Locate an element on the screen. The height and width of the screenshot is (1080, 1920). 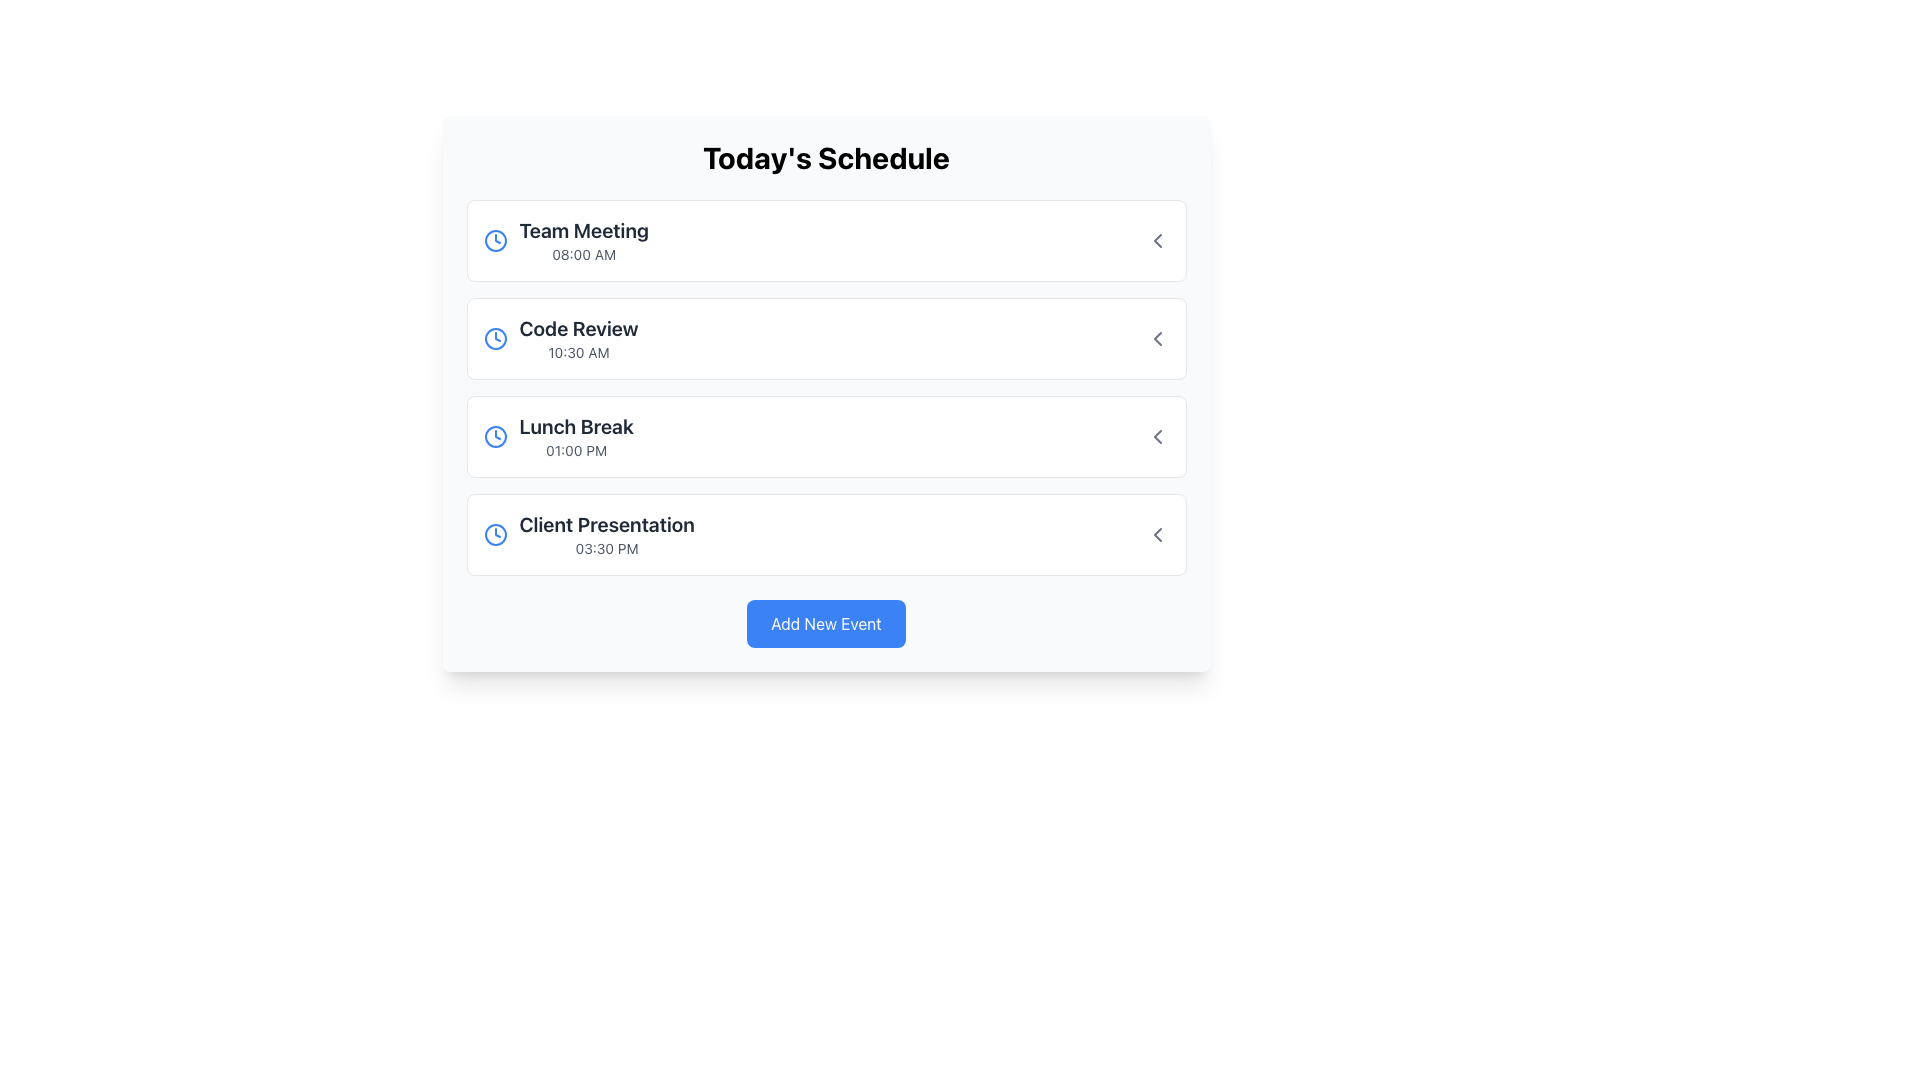
the button located at the rightmost position of the 'Client Presentation' entry in the agenda list is located at coordinates (1157, 534).